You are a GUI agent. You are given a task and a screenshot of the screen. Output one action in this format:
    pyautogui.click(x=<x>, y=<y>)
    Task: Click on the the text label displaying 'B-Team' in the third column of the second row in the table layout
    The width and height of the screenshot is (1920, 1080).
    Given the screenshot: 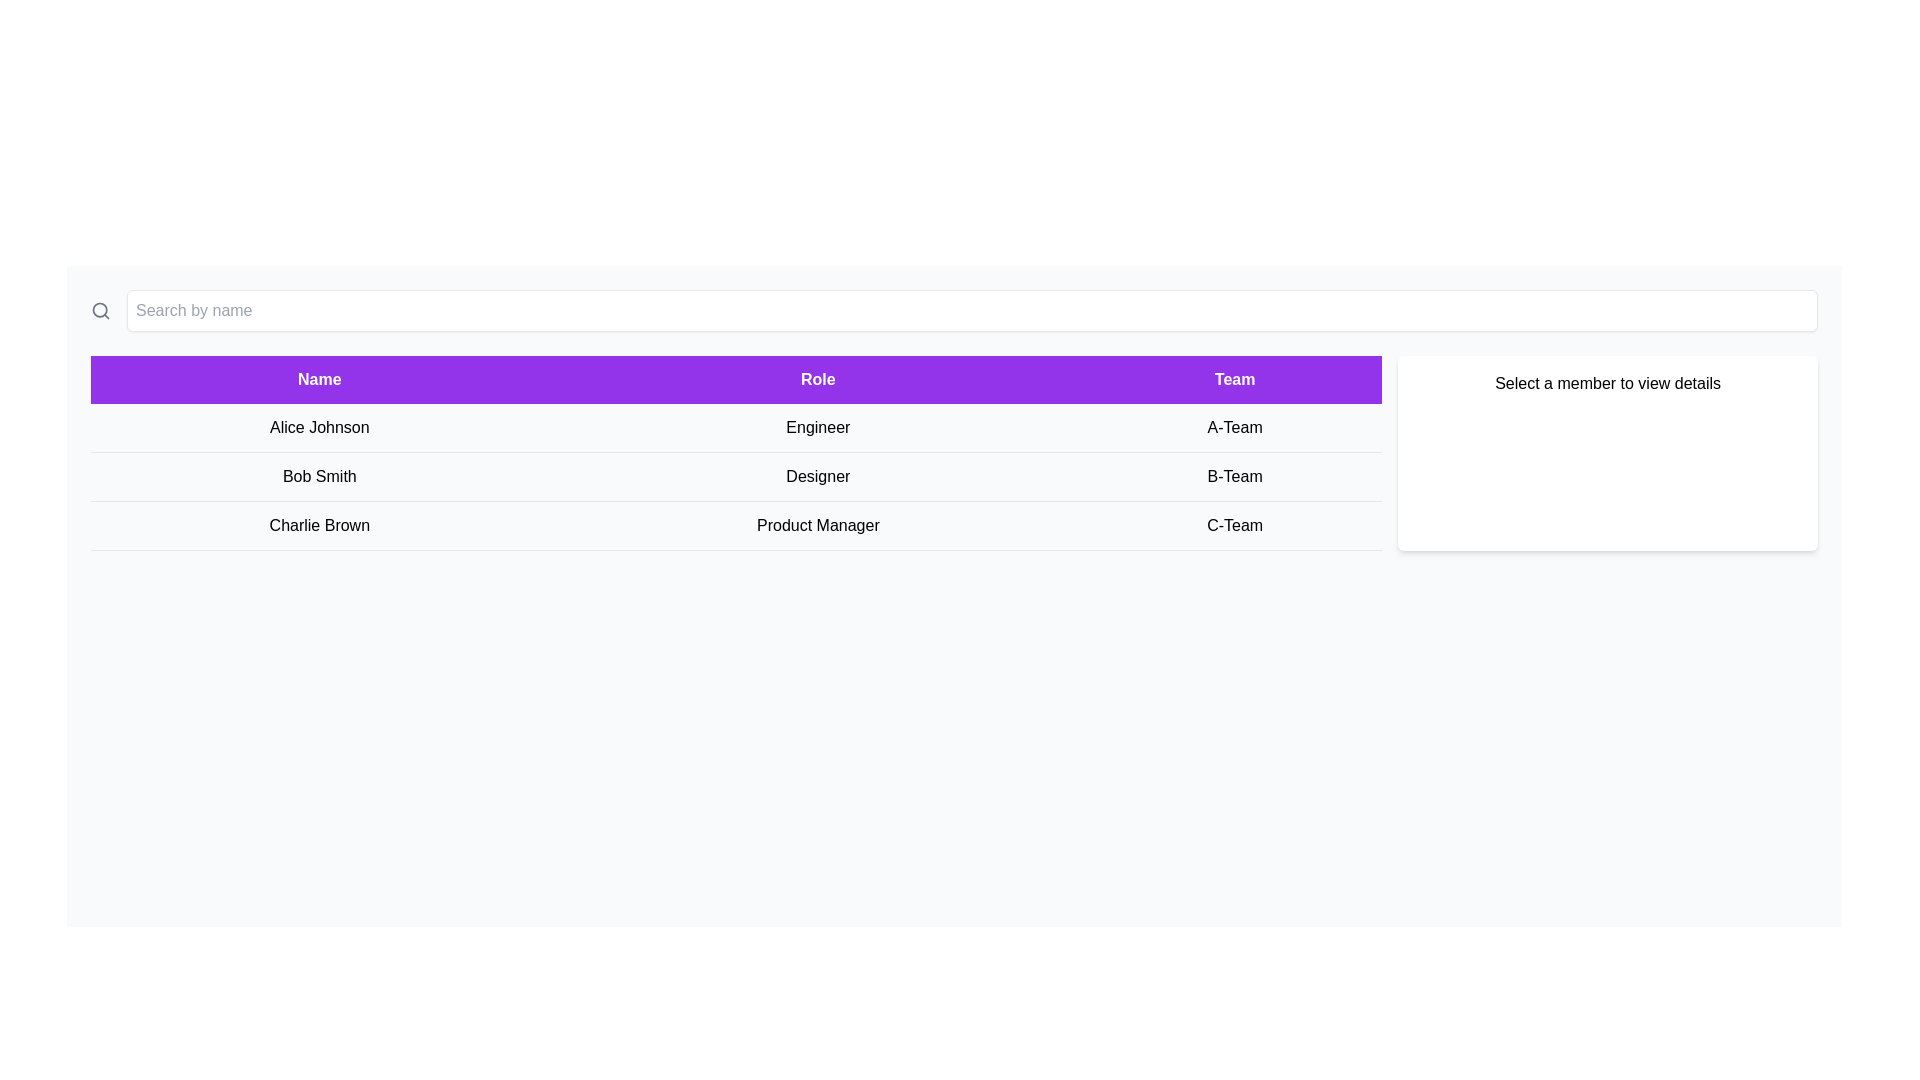 What is the action you would take?
    pyautogui.click(x=1234, y=477)
    